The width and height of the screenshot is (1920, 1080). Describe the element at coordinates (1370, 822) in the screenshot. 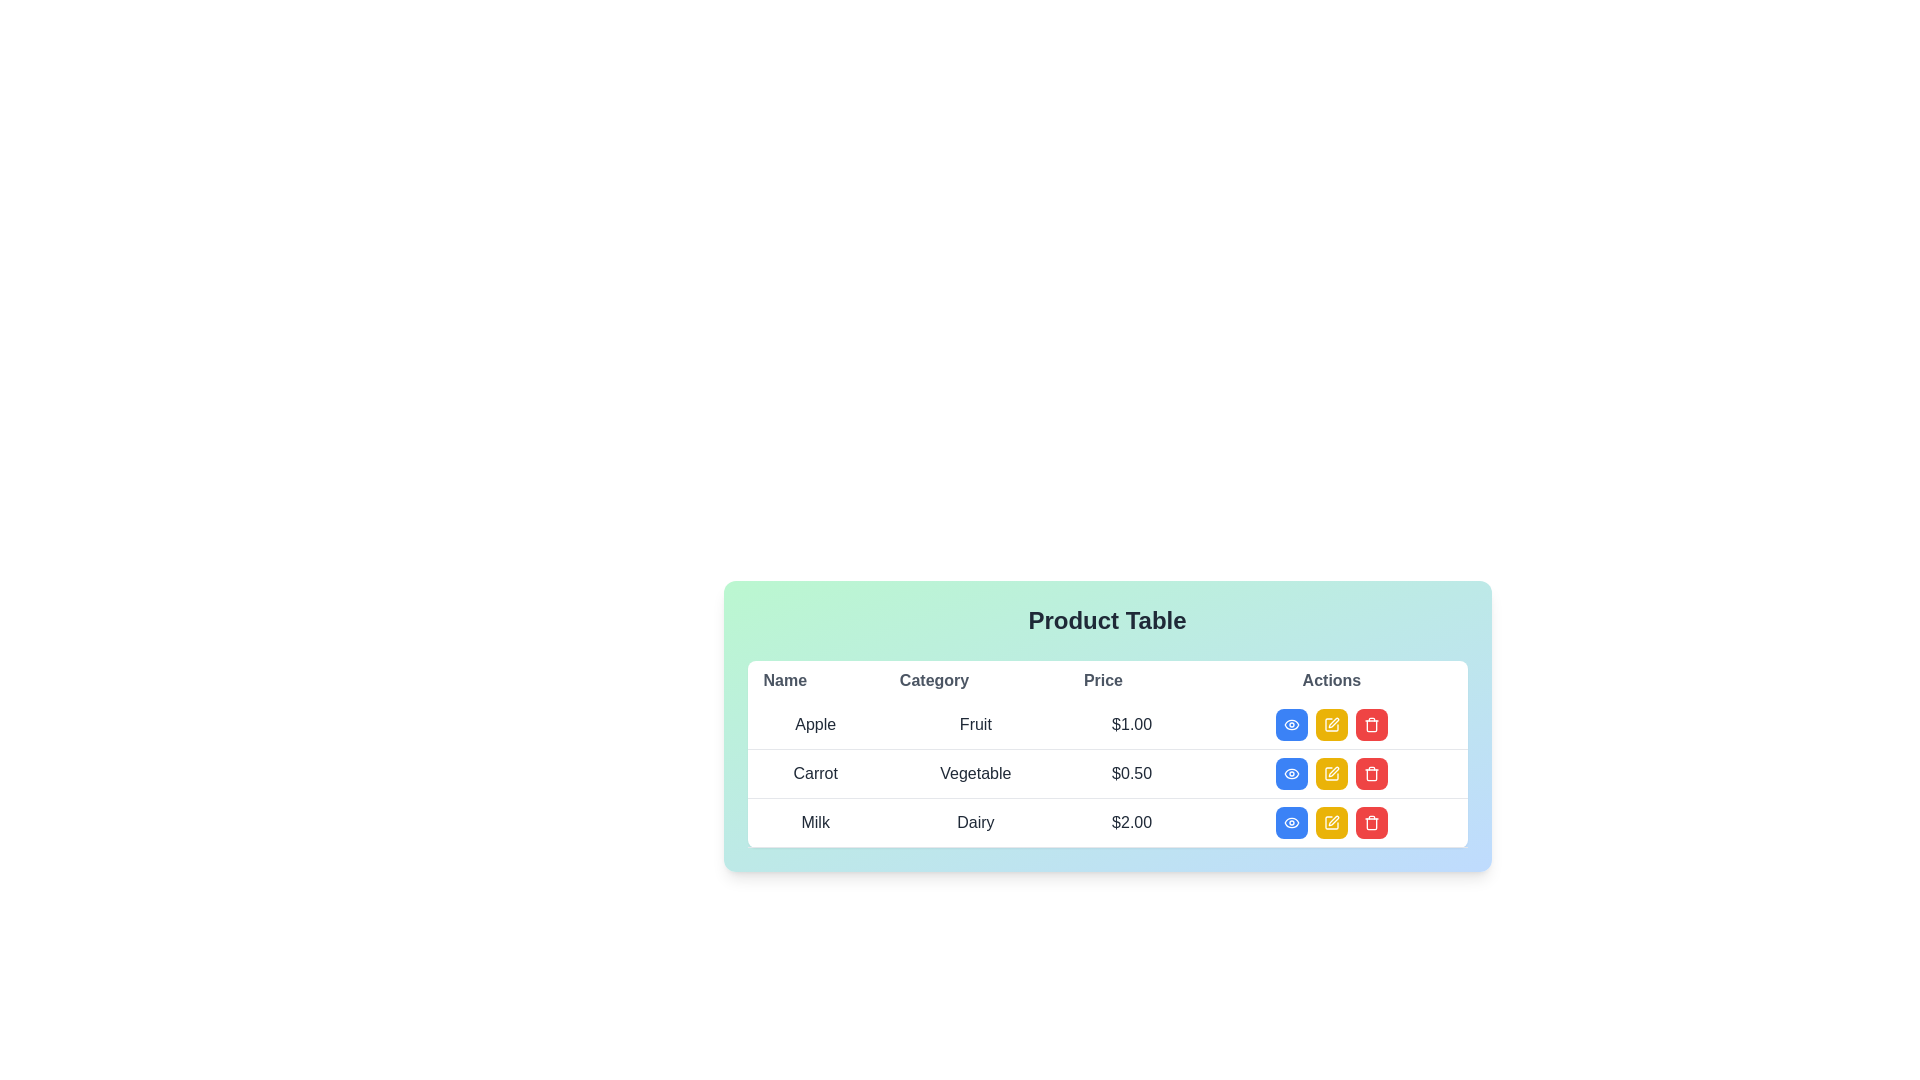

I see `the delete button located in the third row under the 'Actions' column of the table` at that location.